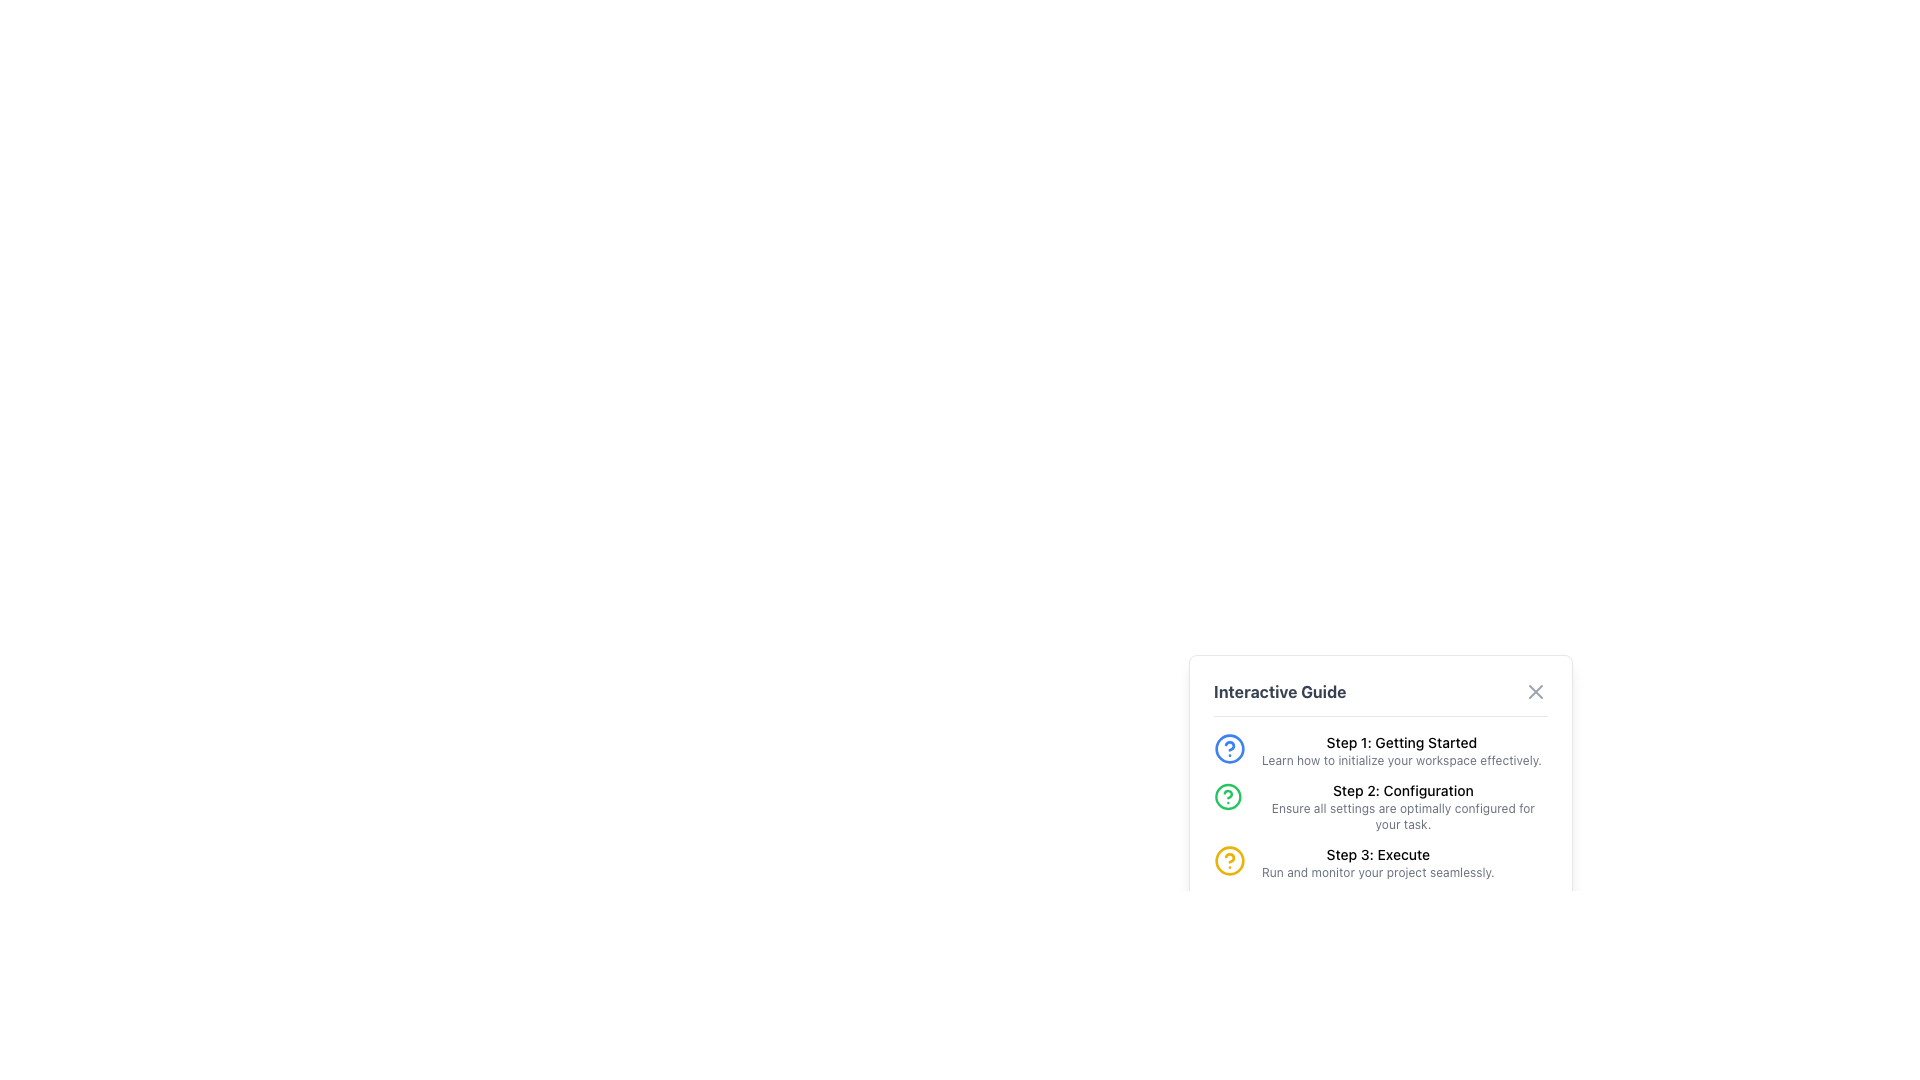  What do you see at coordinates (1227, 796) in the screenshot?
I see `the circular icon with a green outline and question mark symbol located to the left of the text 'Step 2: Configuration' in the Interactive Guide panel` at bounding box center [1227, 796].